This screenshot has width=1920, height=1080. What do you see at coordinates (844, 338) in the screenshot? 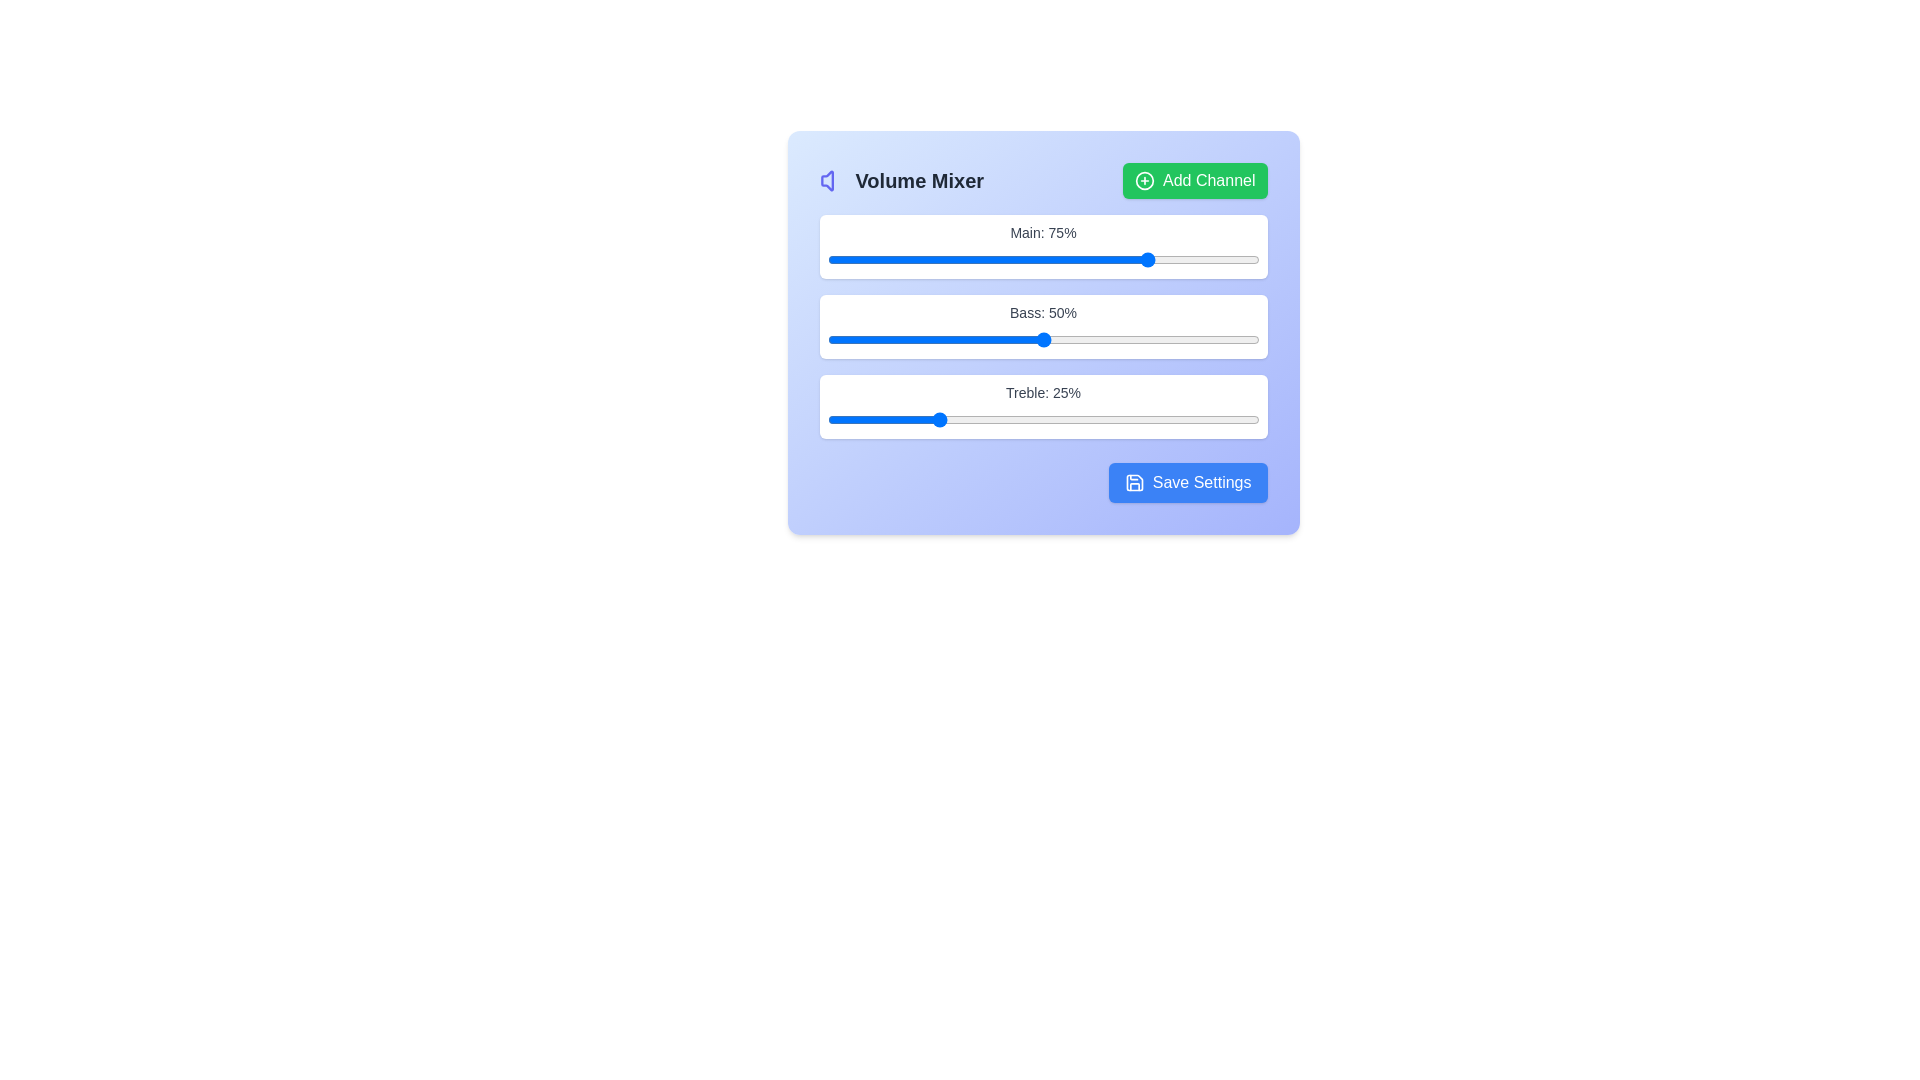
I see `the bass level` at bounding box center [844, 338].